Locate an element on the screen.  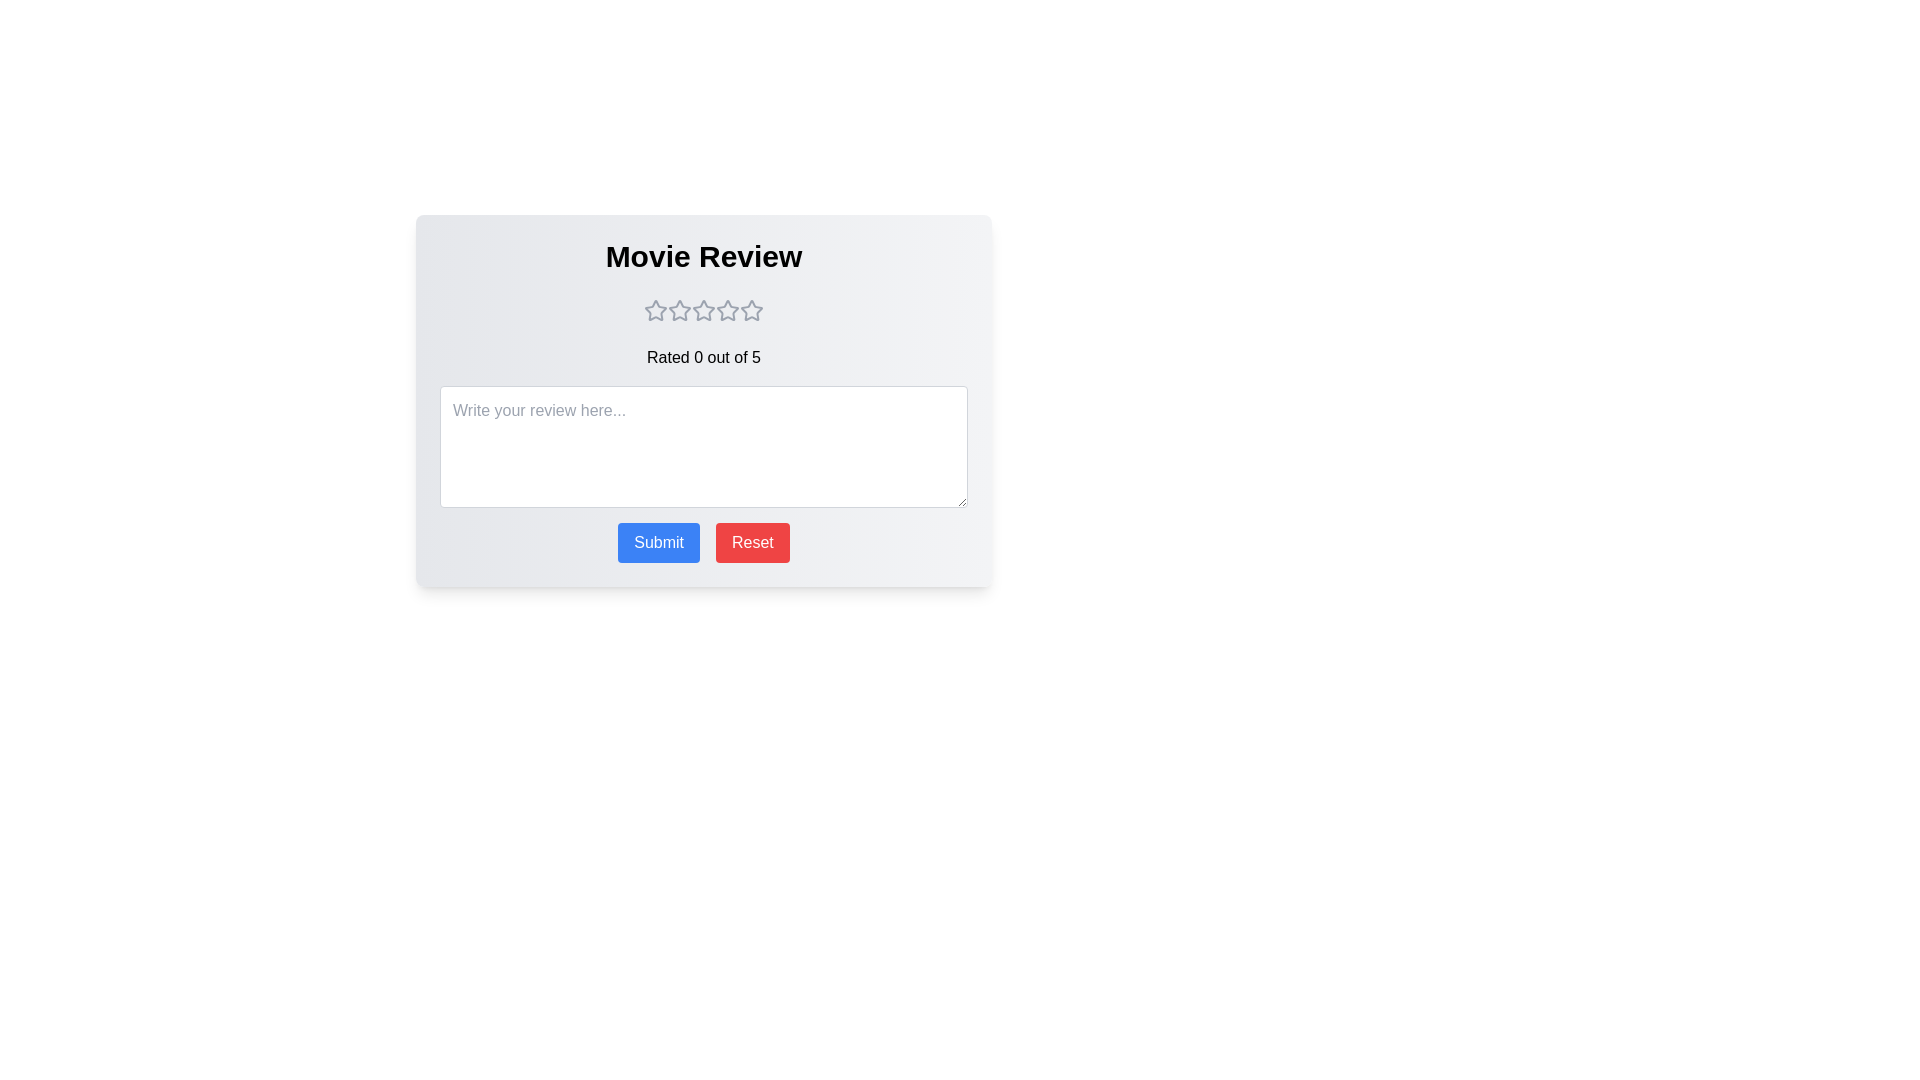
the text area to focus it and allow typing is located at coordinates (704, 446).